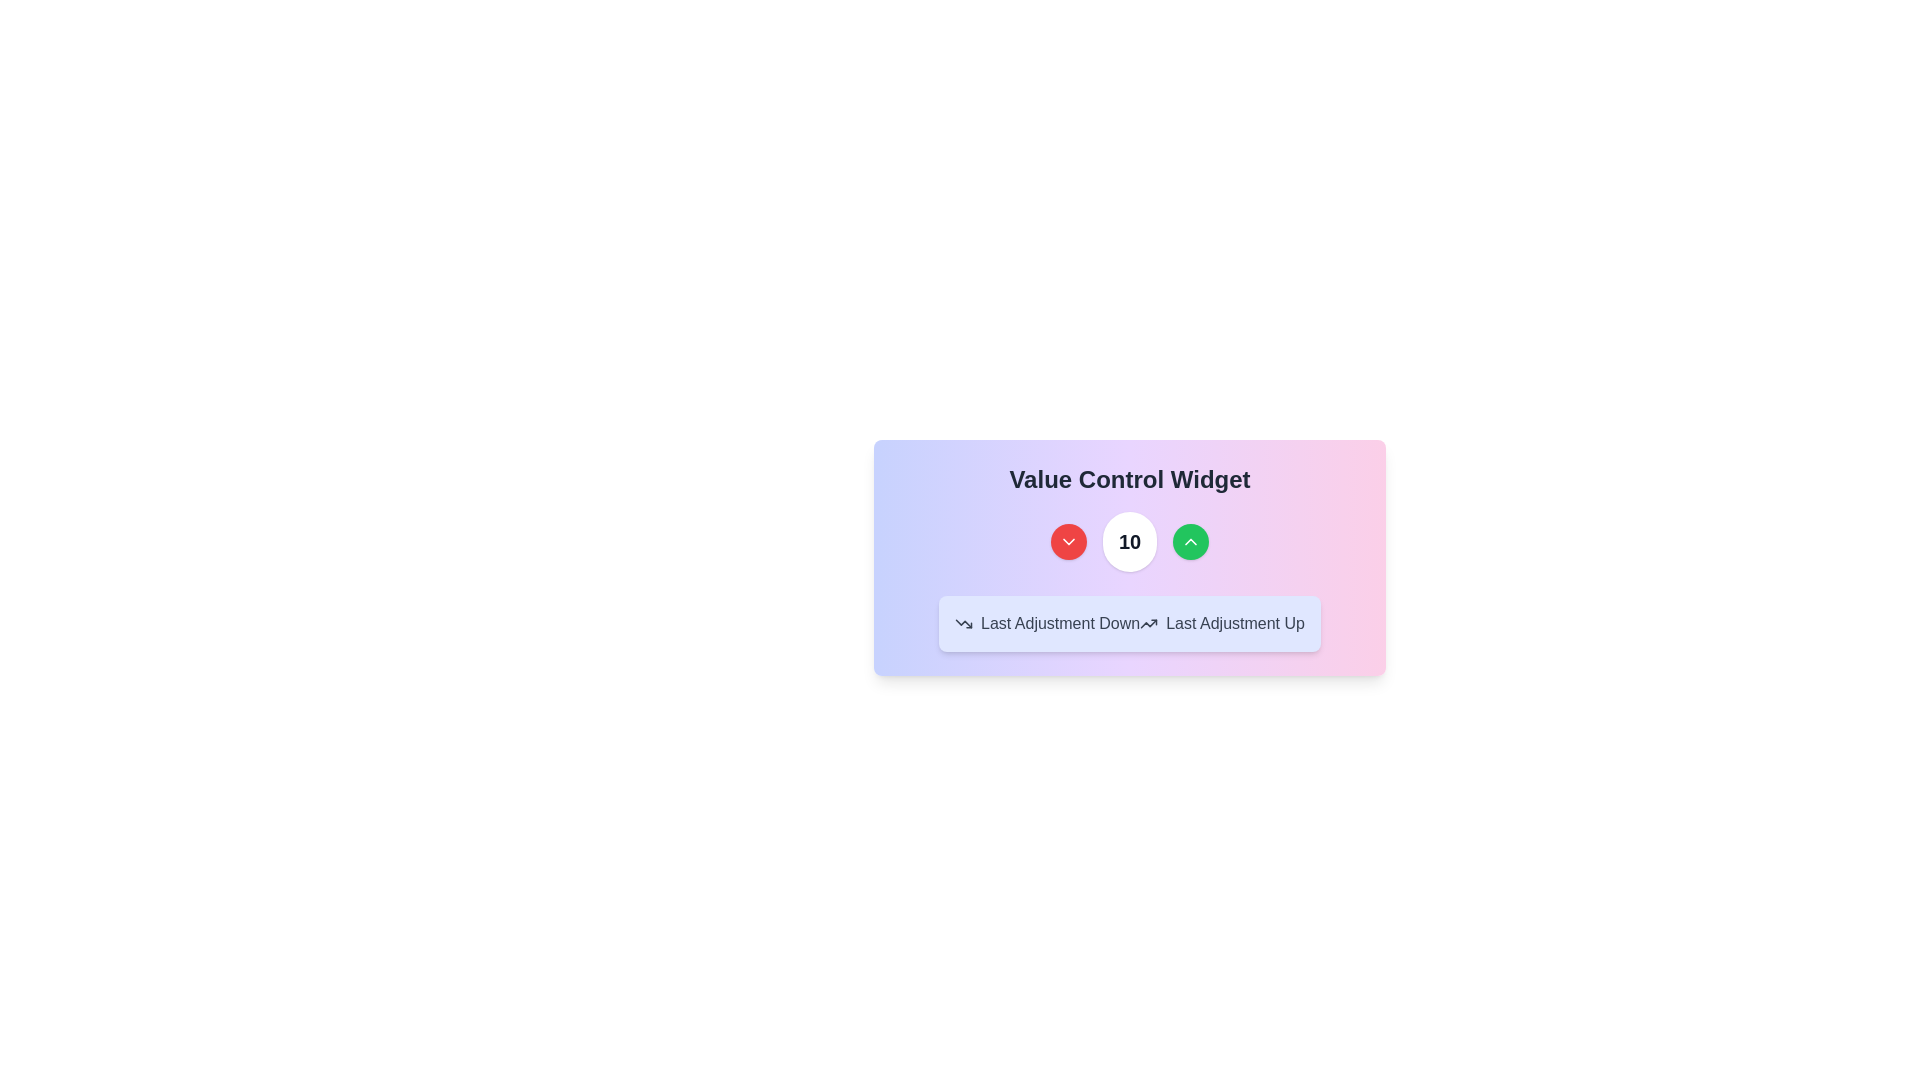 The height and width of the screenshot is (1080, 1920). Describe the element at coordinates (1191, 542) in the screenshot. I see `the green button with an upward action icon located to the right of the central white circle` at that location.